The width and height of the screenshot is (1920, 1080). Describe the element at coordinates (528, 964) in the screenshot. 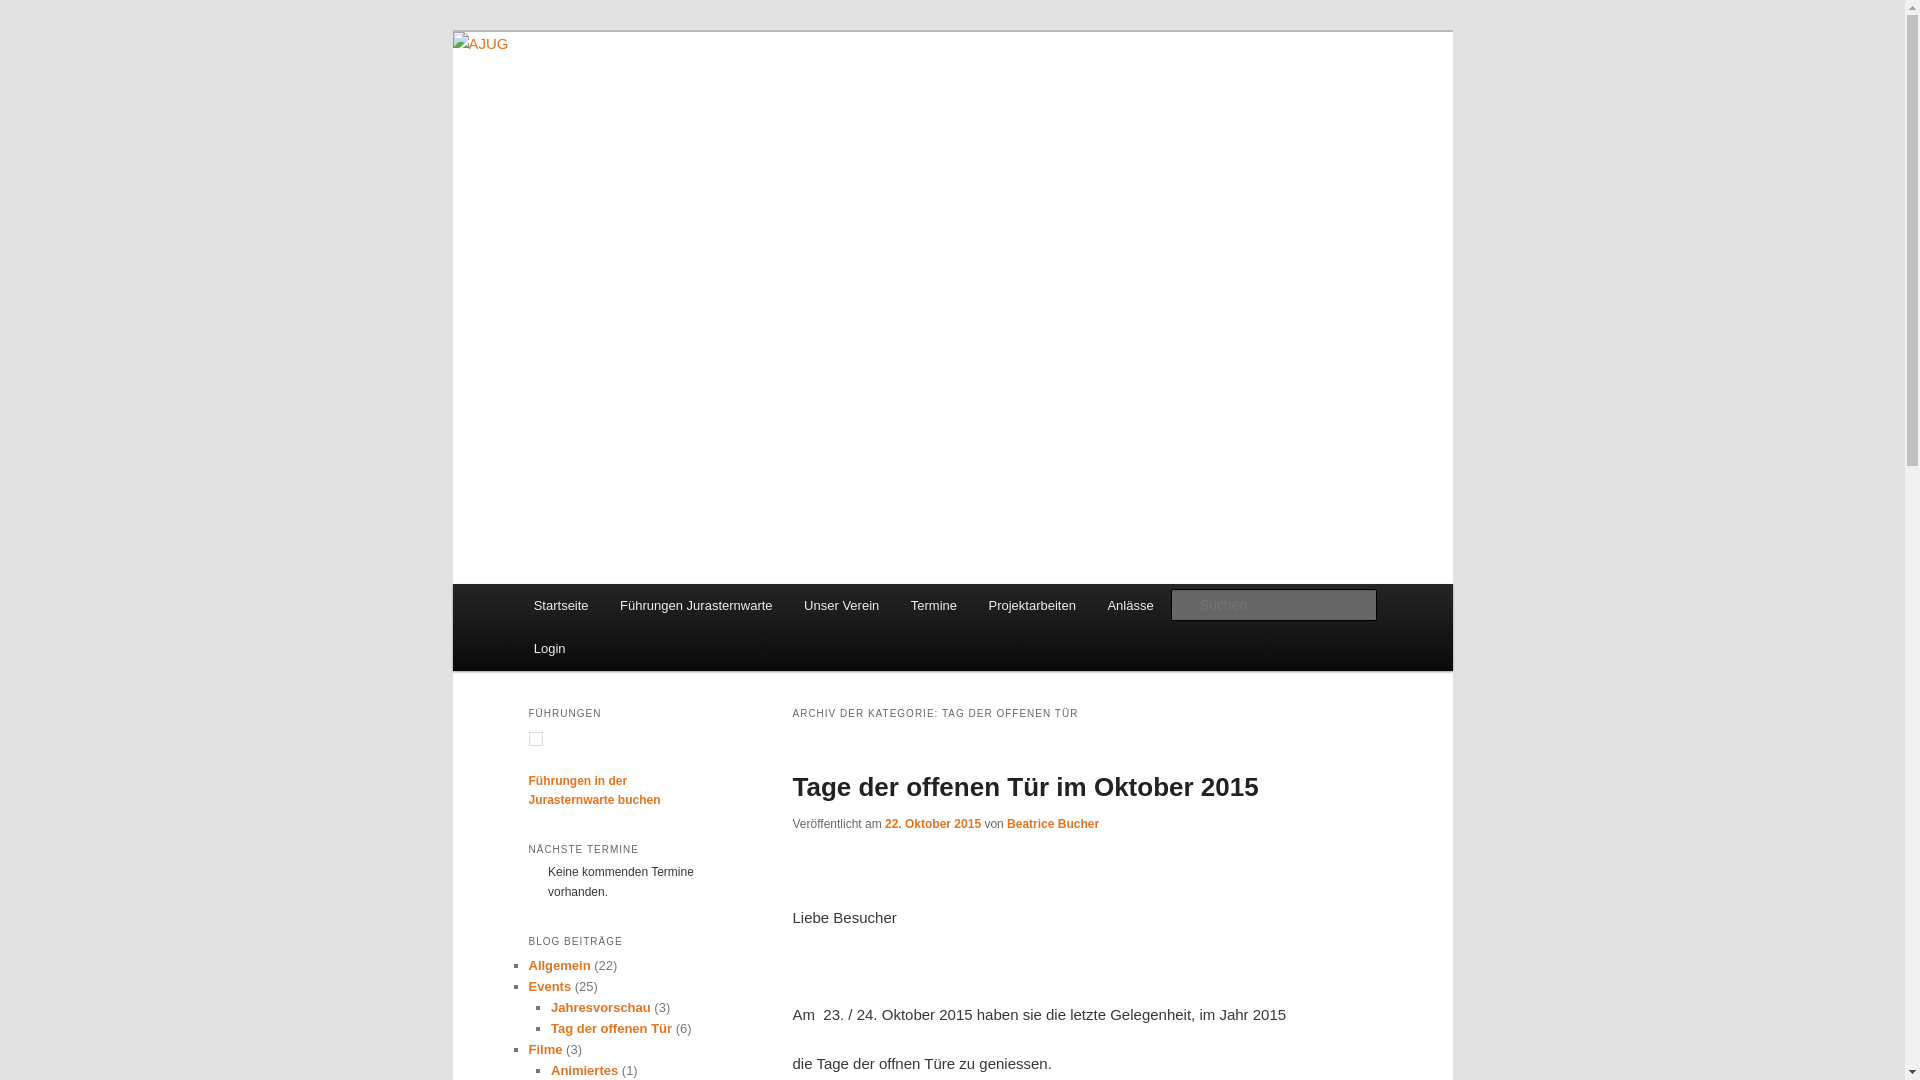

I see `'Allgemein'` at that location.